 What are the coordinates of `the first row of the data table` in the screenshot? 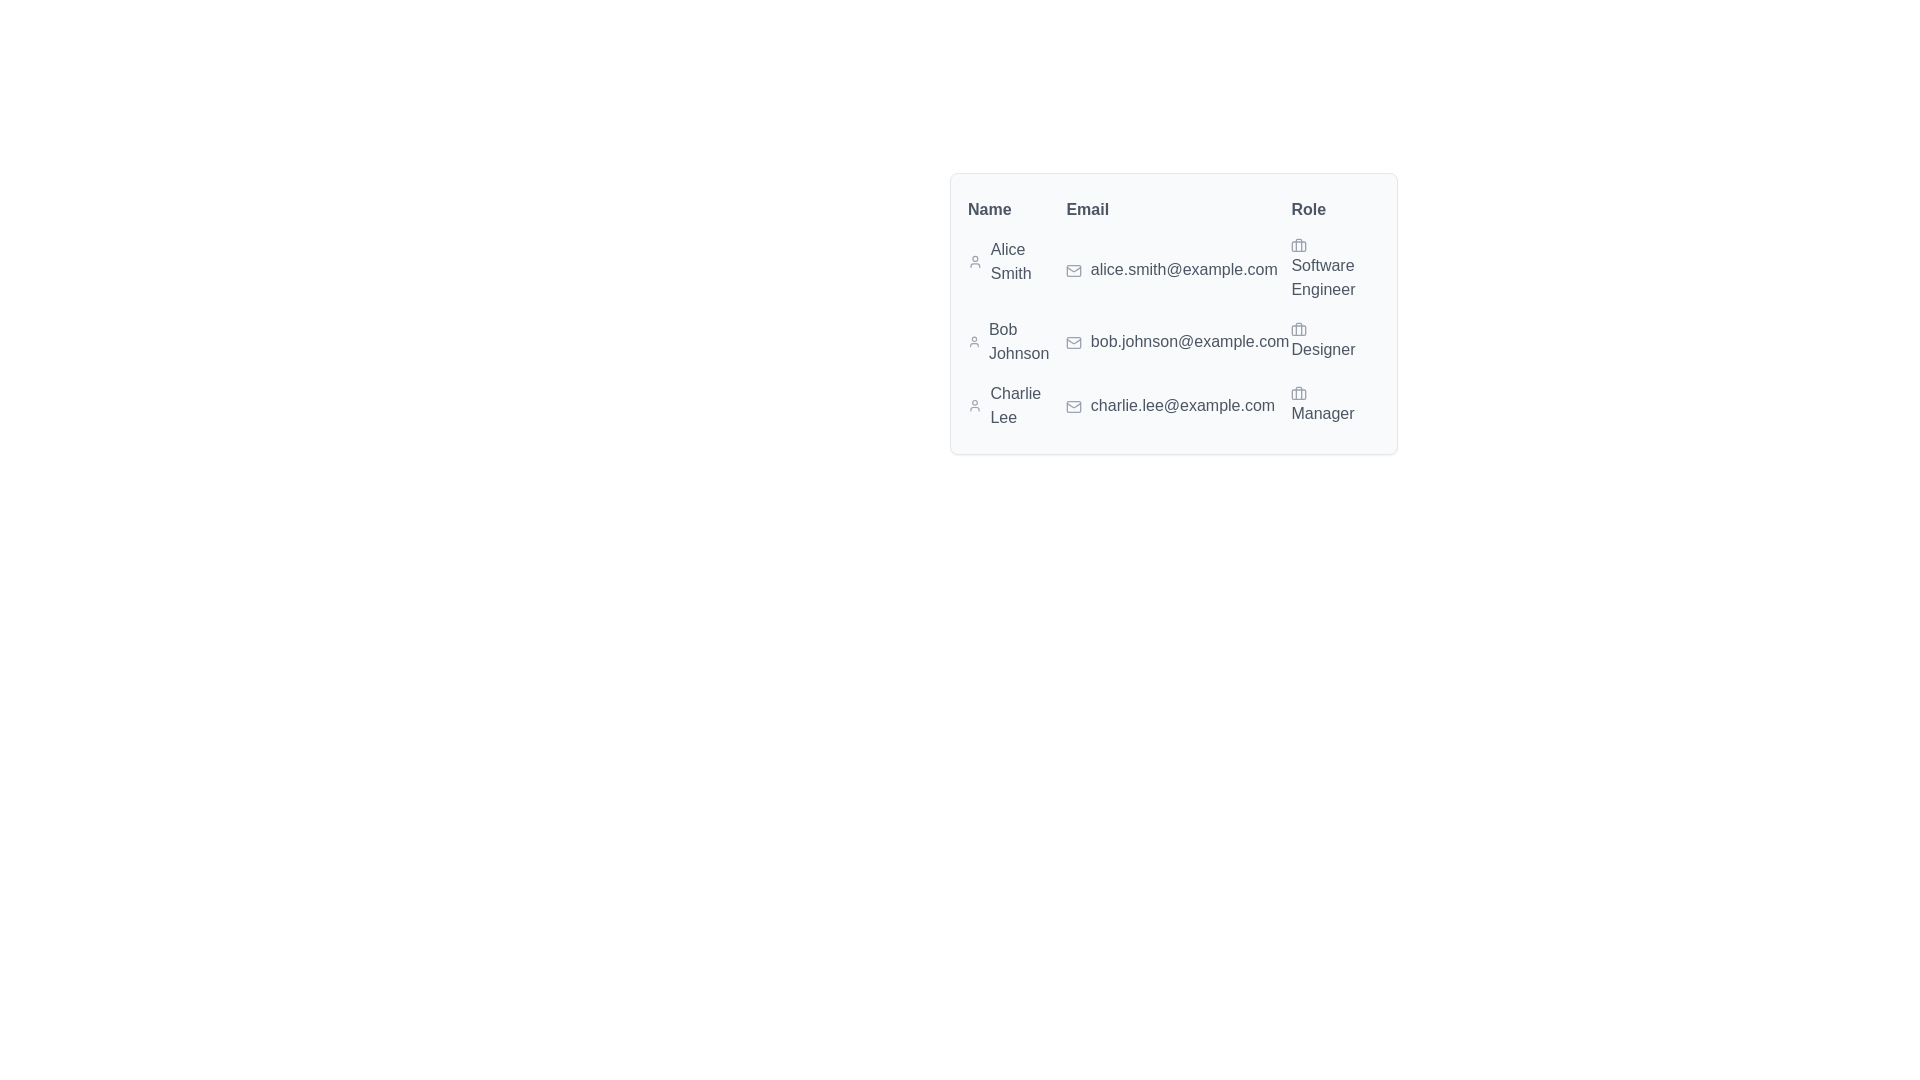 It's located at (1174, 270).